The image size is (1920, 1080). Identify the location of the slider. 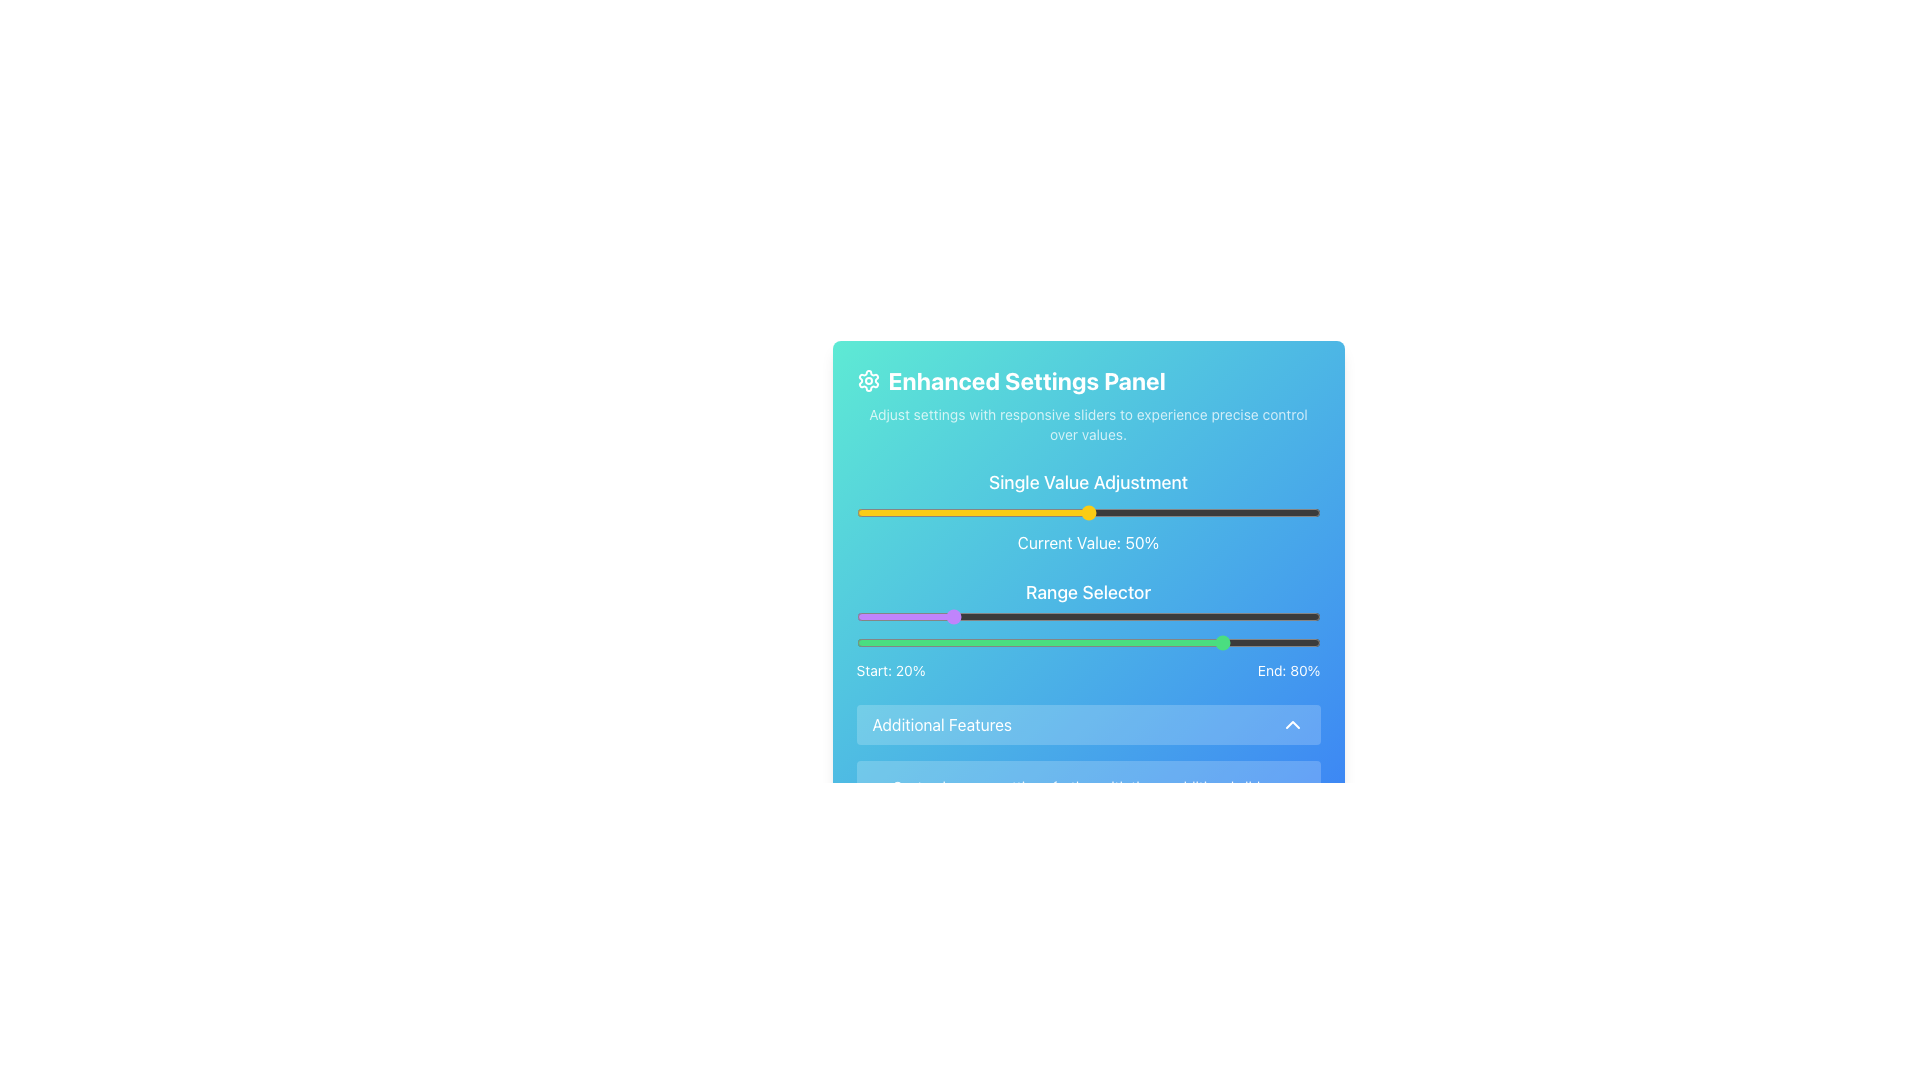
(906, 512).